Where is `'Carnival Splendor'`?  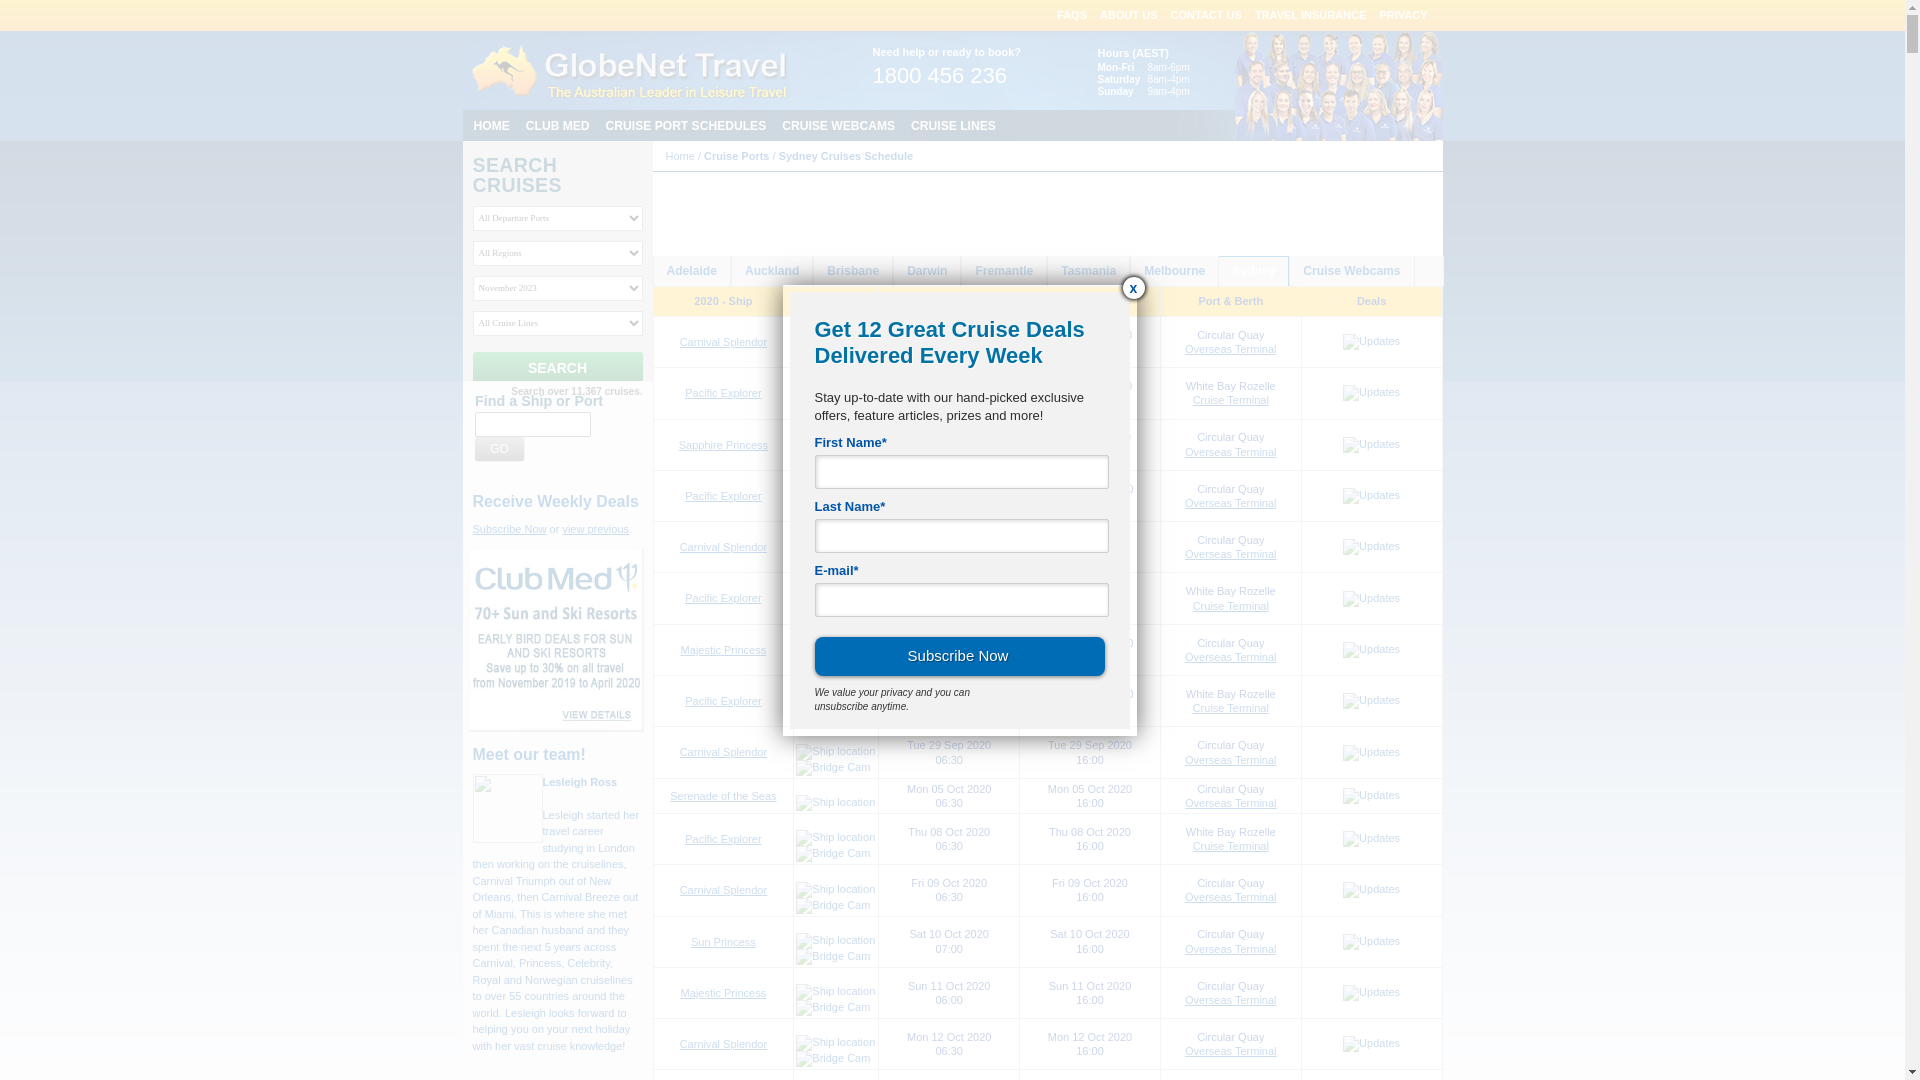 'Carnival Splendor' is located at coordinates (722, 752).